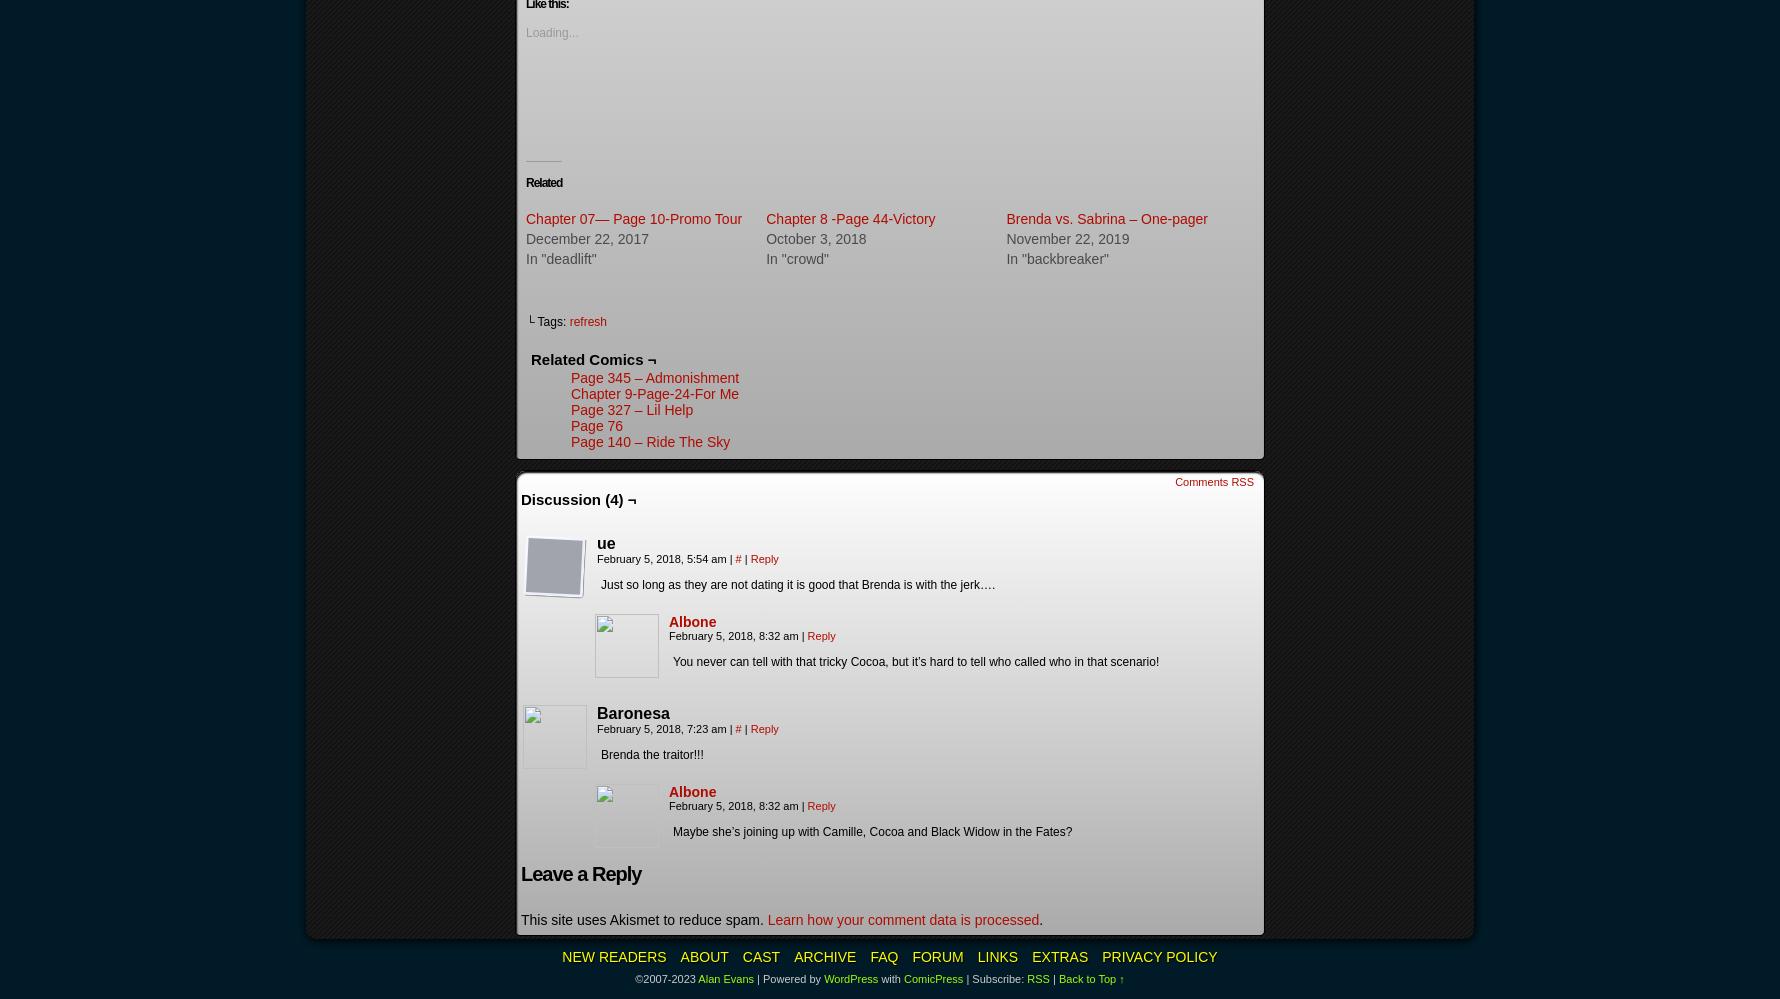  What do you see at coordinates (937, 956) in the screenshot?
I see `'FORUM'` at bounding box center [937, 956].